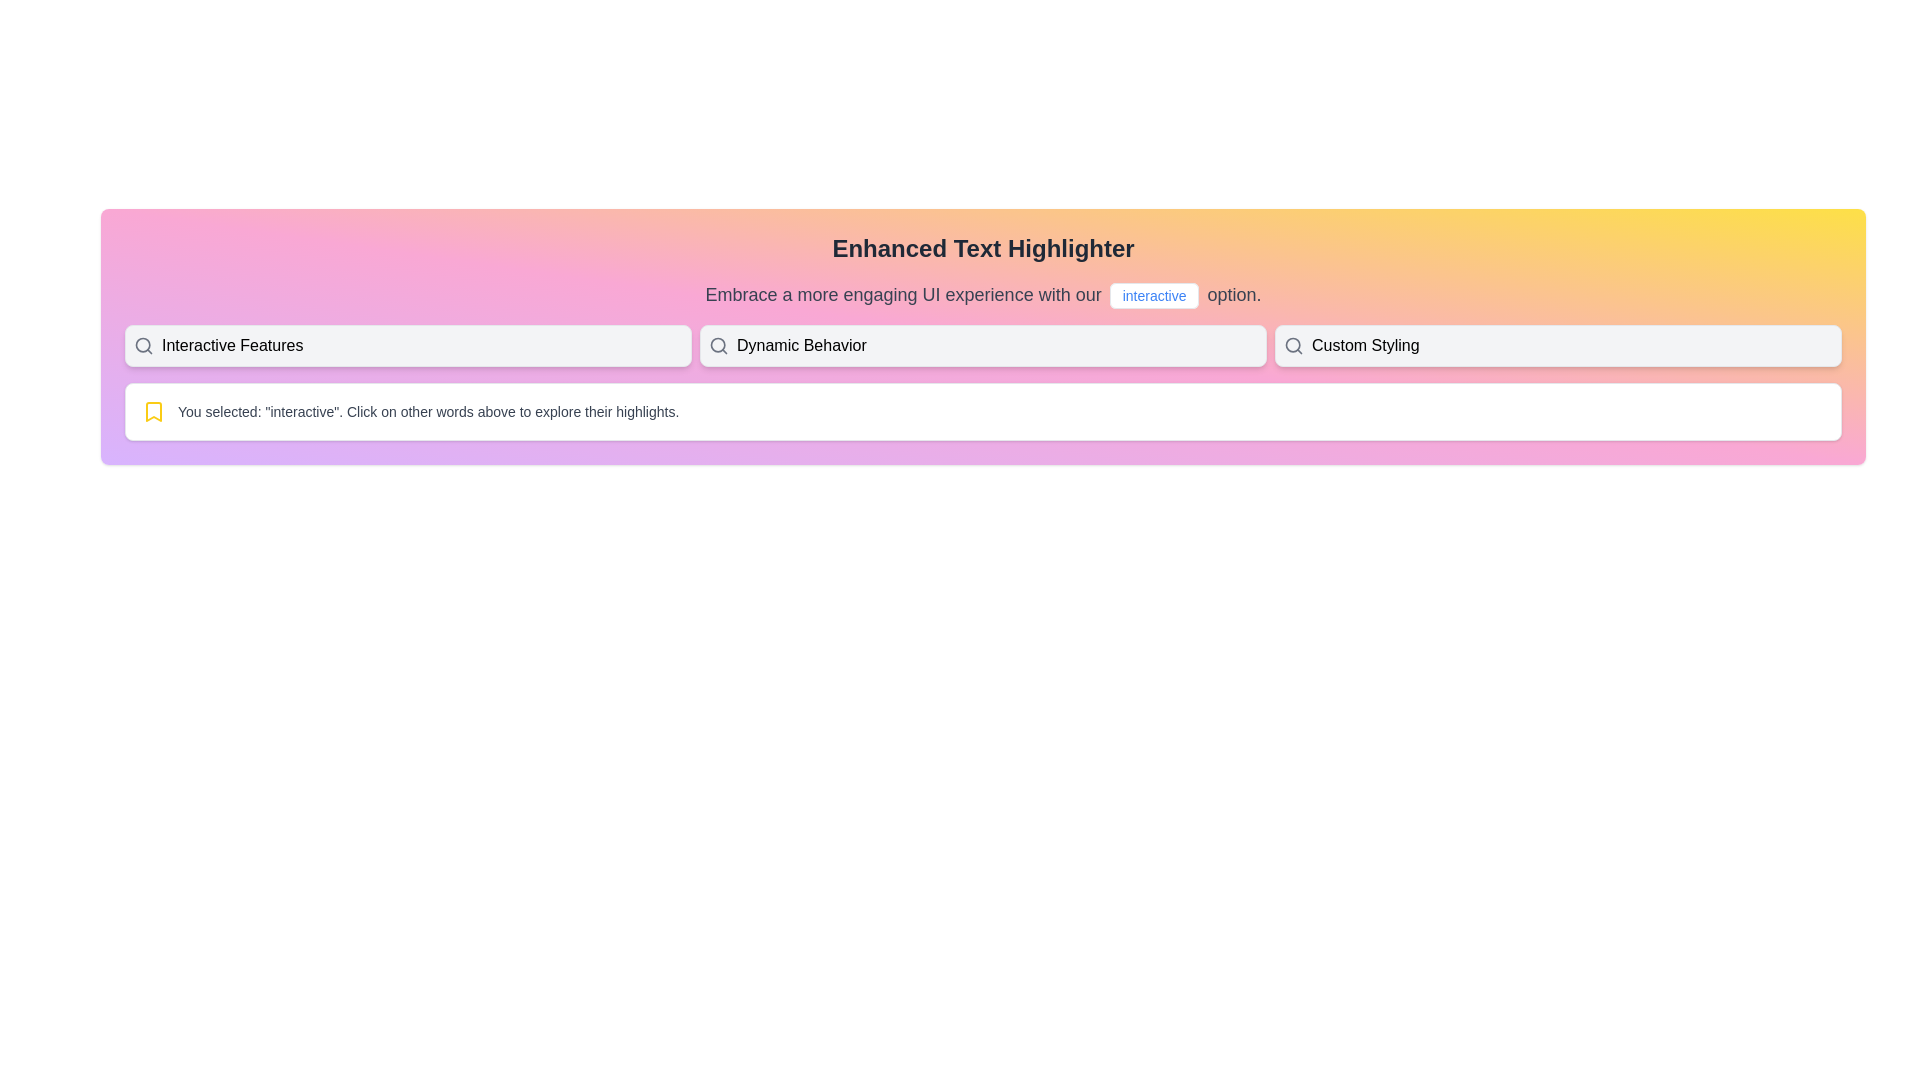 This screenshot has height=1080, width=1920. Describe the element at coordinates (1557, 345) in the screenshot. I see `the 'Custom Styling' button using keyboard navigation` at that location.